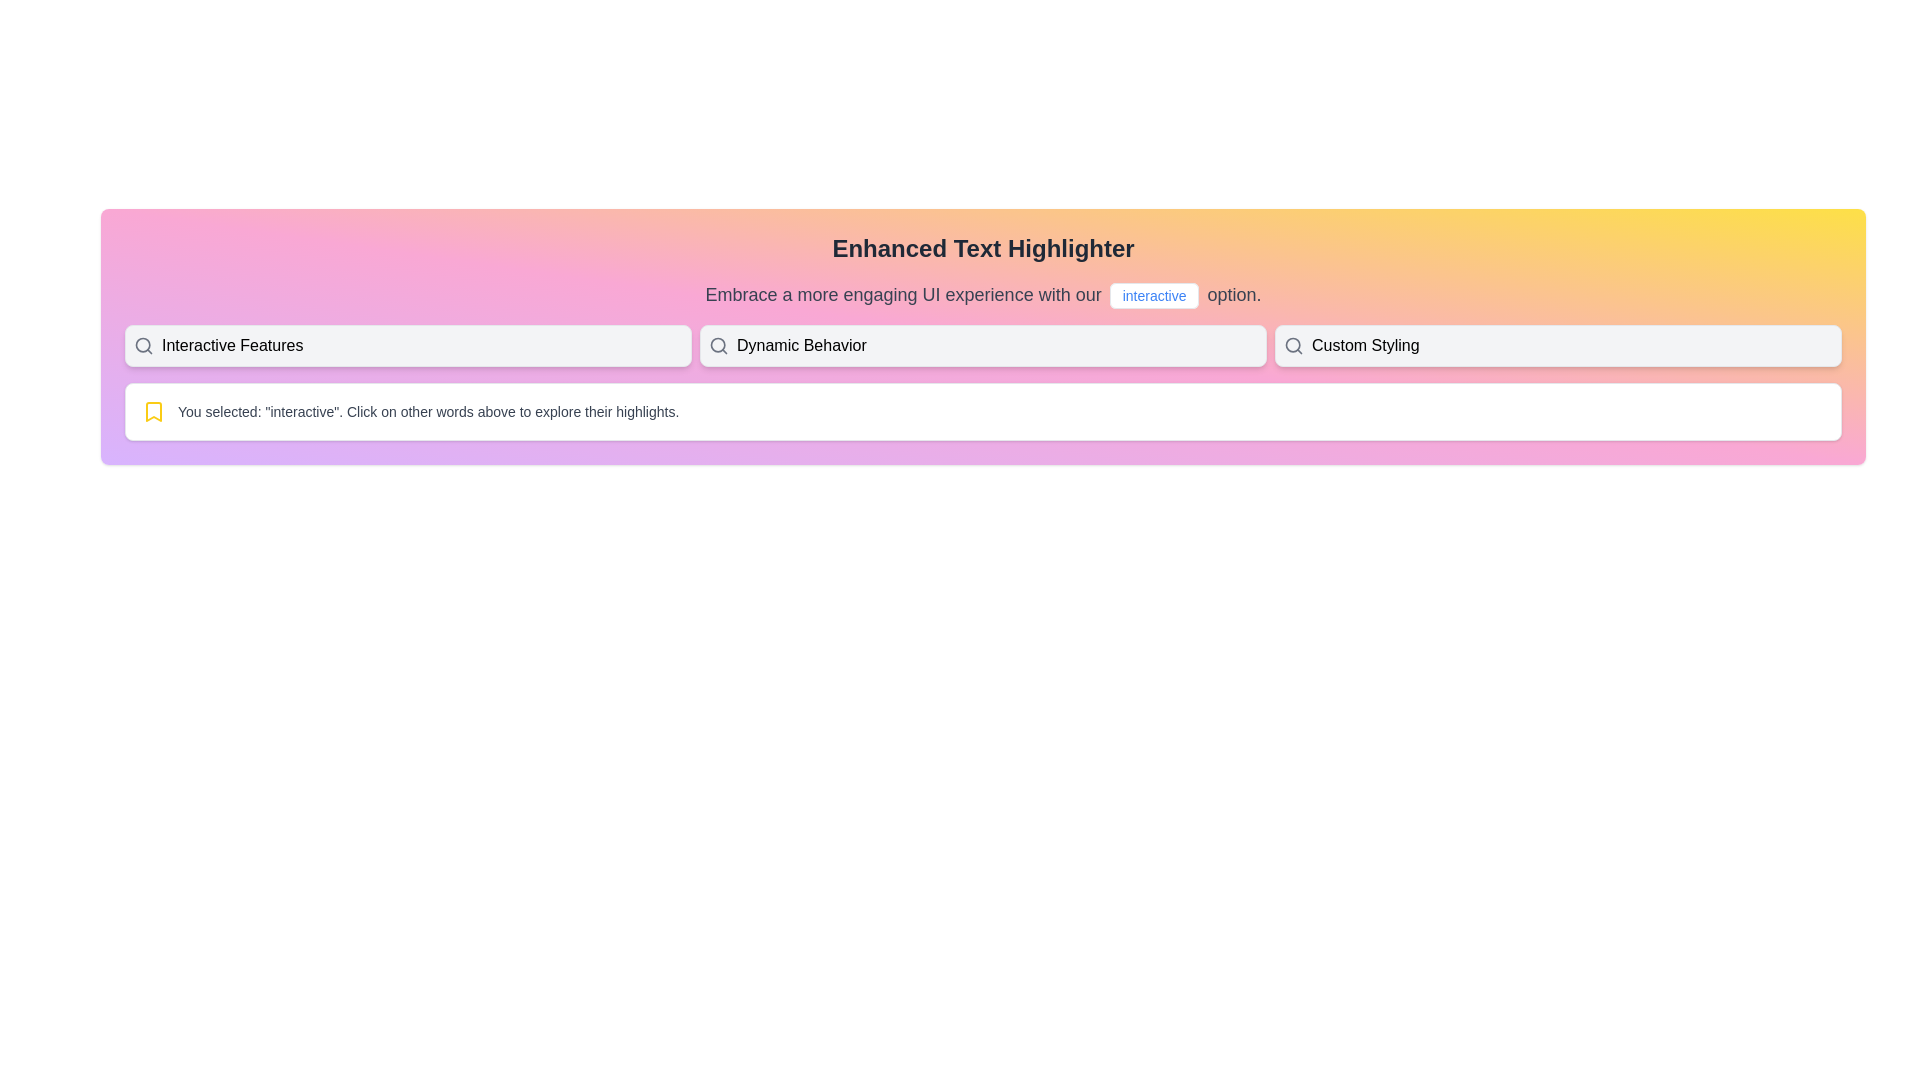 This screenshot has height=1080, width=1920. Describe the element at coordinates (1557, 345) in the screenshot. I see `the 'Custom Styling' button using keyboard navigation` at that location.